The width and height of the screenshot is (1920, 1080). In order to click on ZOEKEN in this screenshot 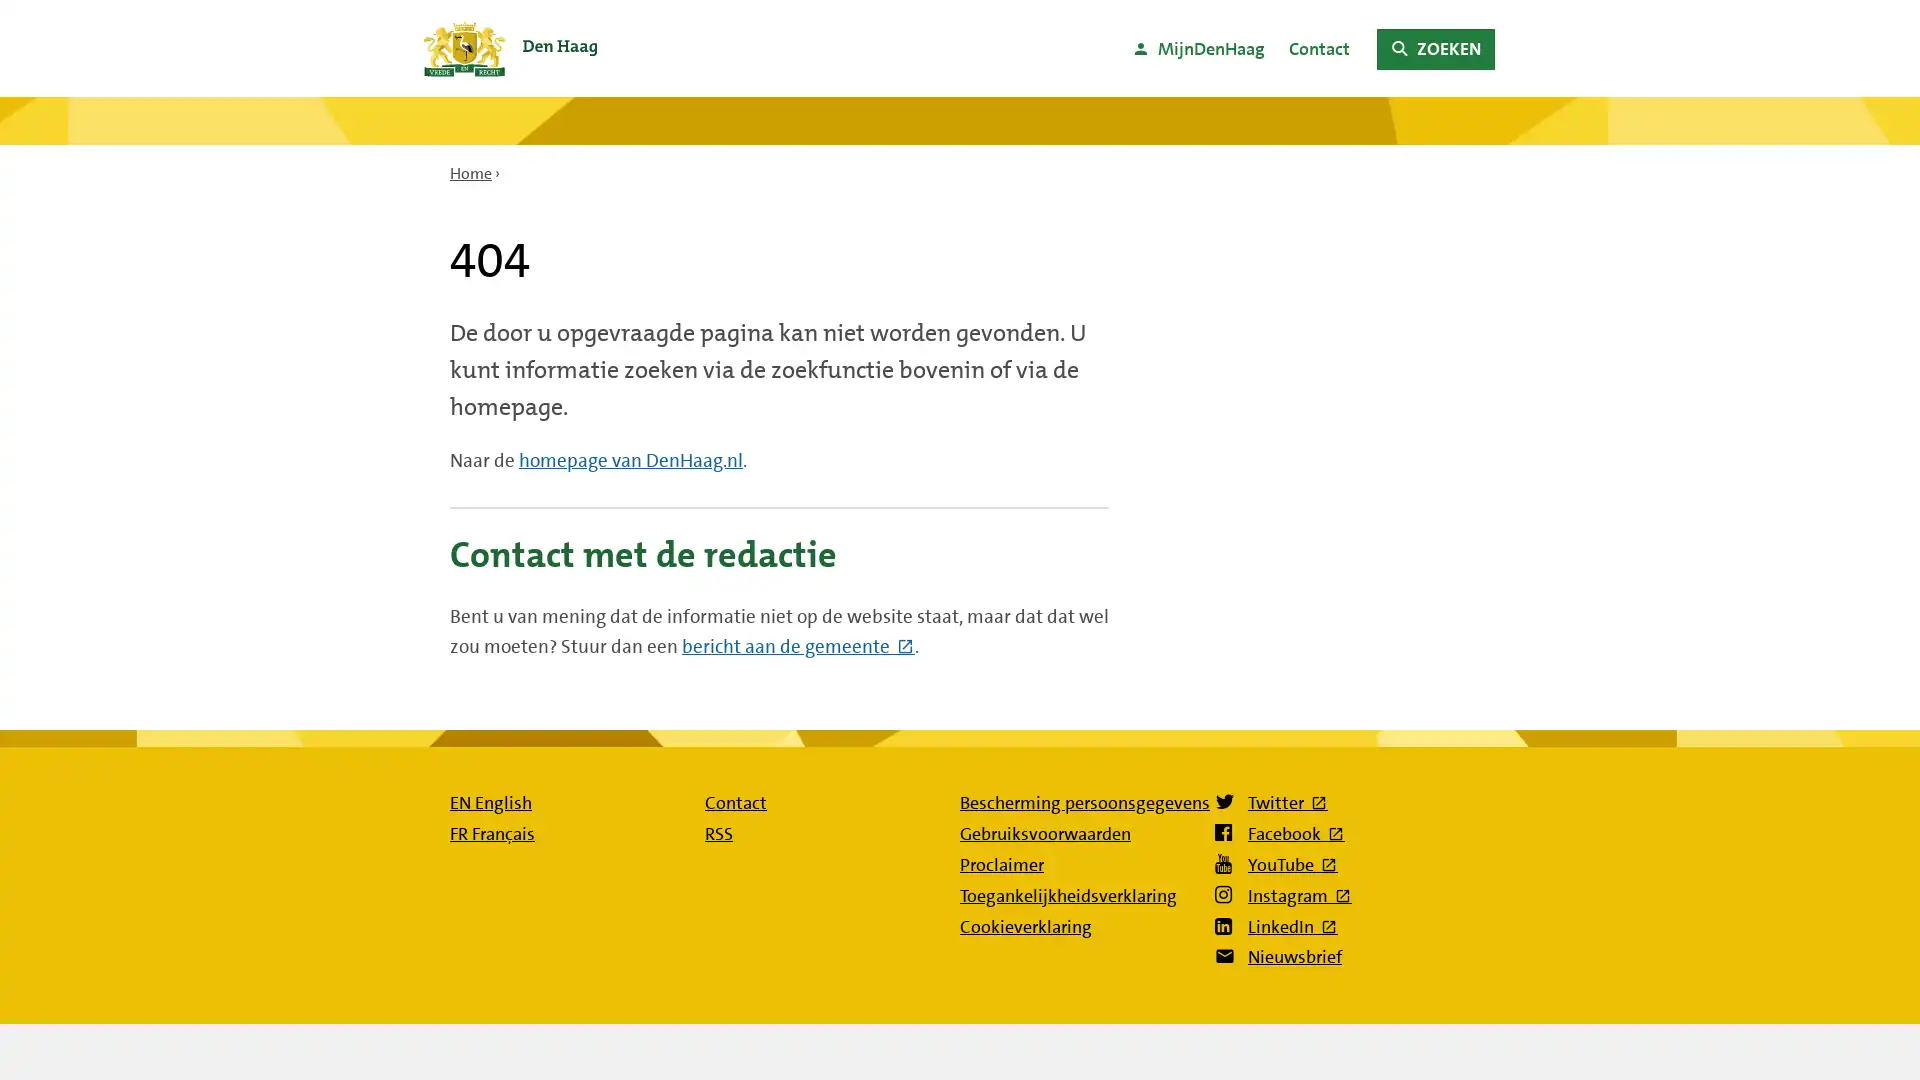, I will do `click(1434, 48)`.